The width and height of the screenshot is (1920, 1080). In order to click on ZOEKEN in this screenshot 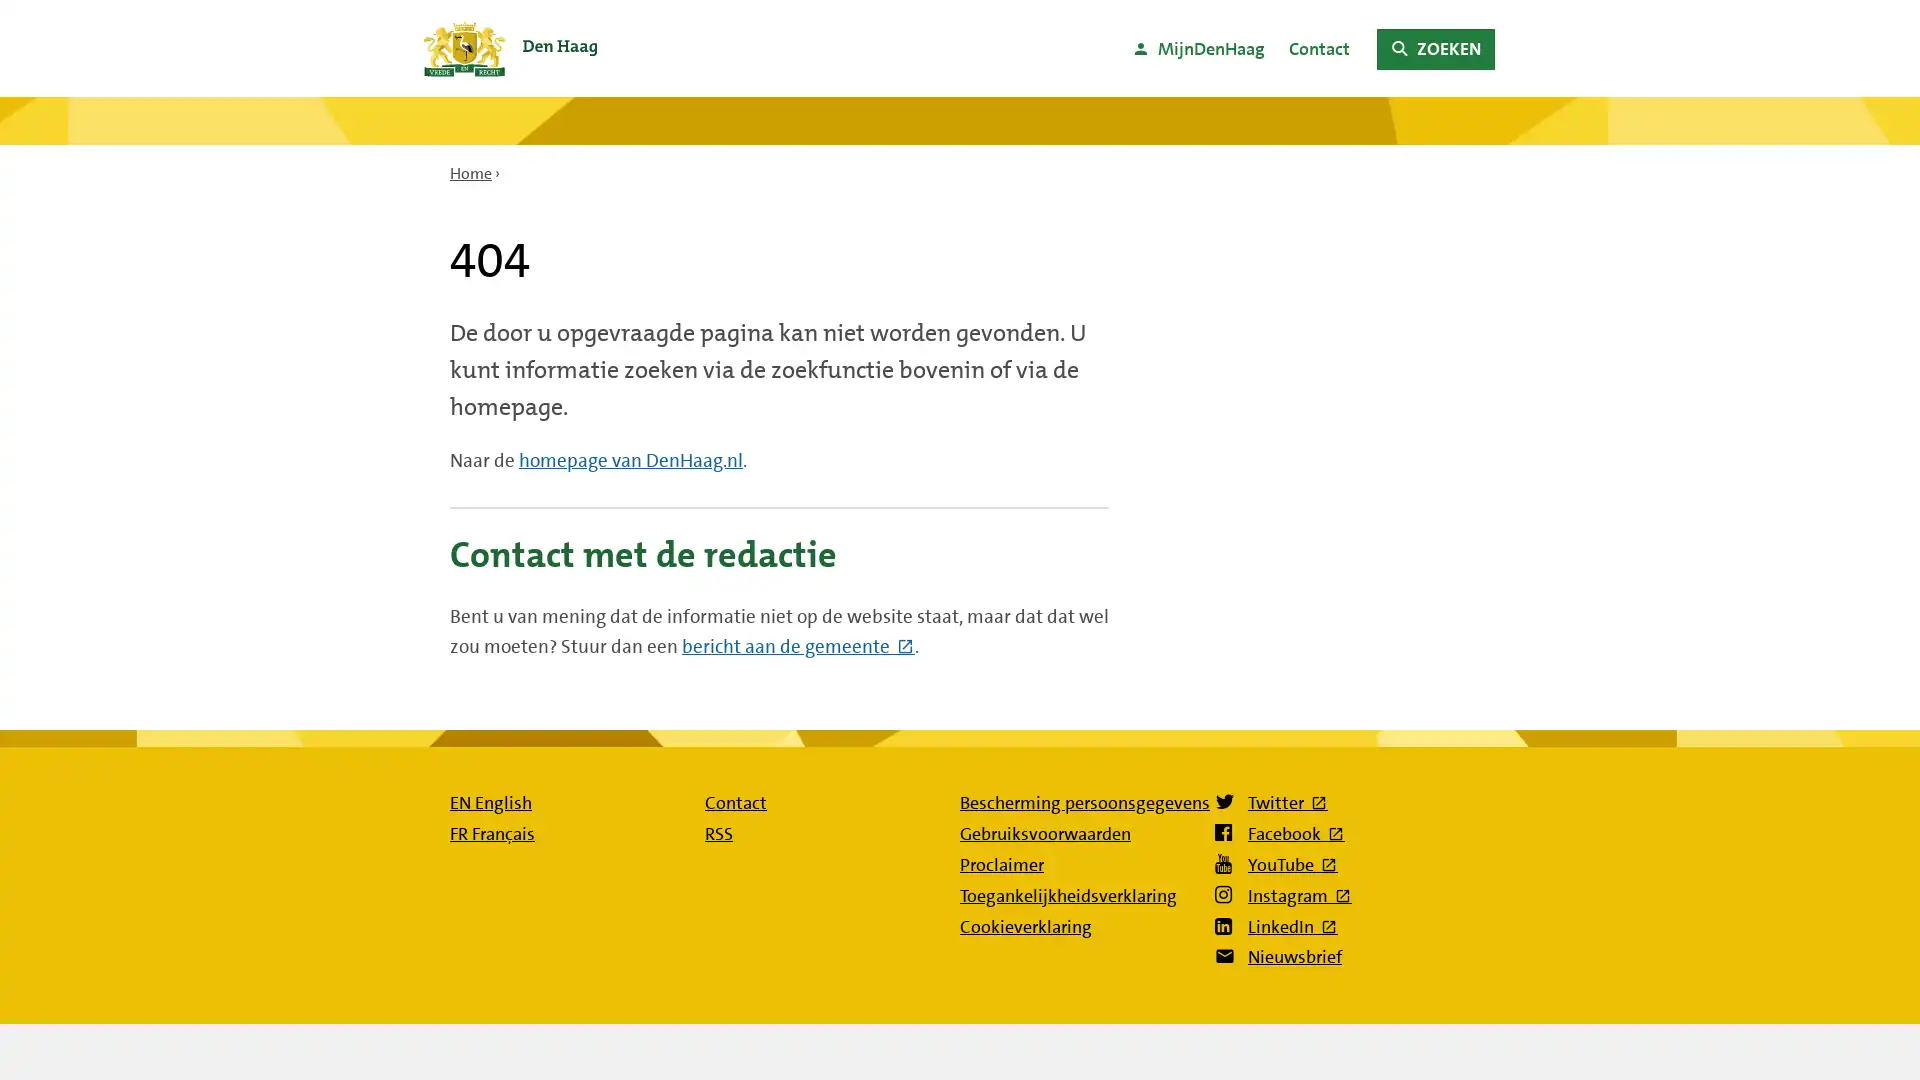, I will do `click(1434, 48)`.